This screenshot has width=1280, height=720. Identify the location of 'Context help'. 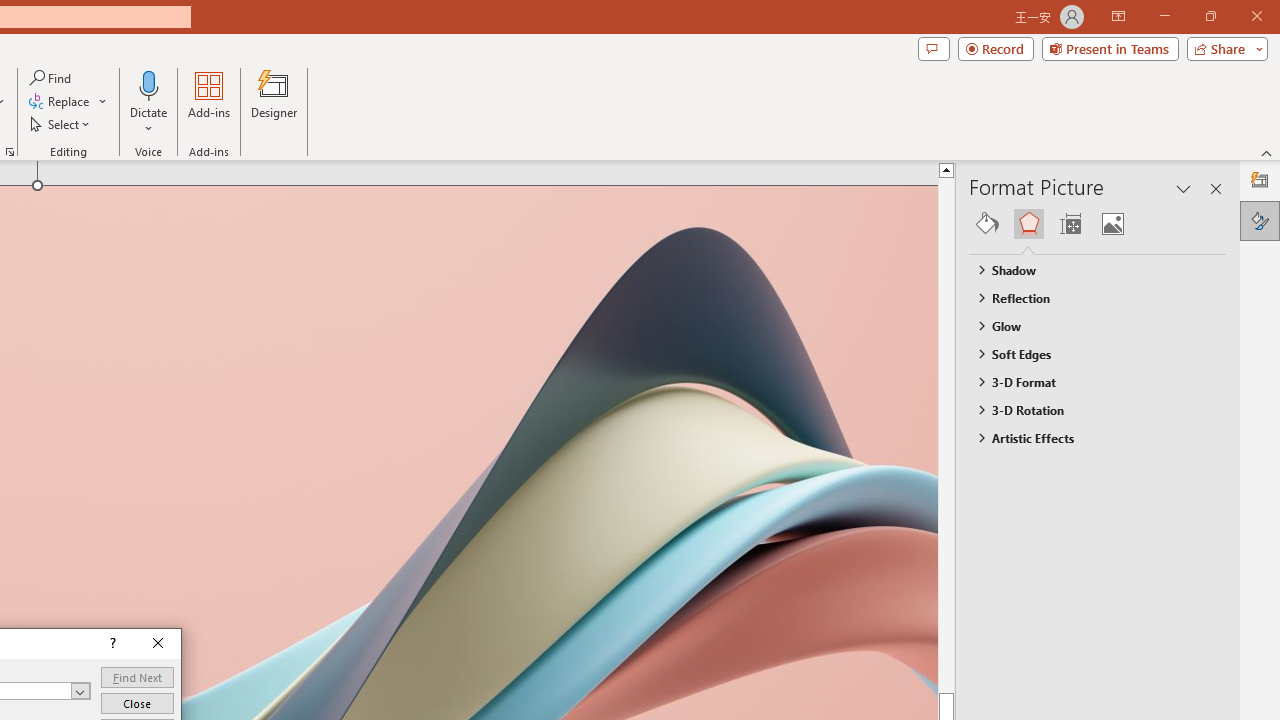
(110, 644).